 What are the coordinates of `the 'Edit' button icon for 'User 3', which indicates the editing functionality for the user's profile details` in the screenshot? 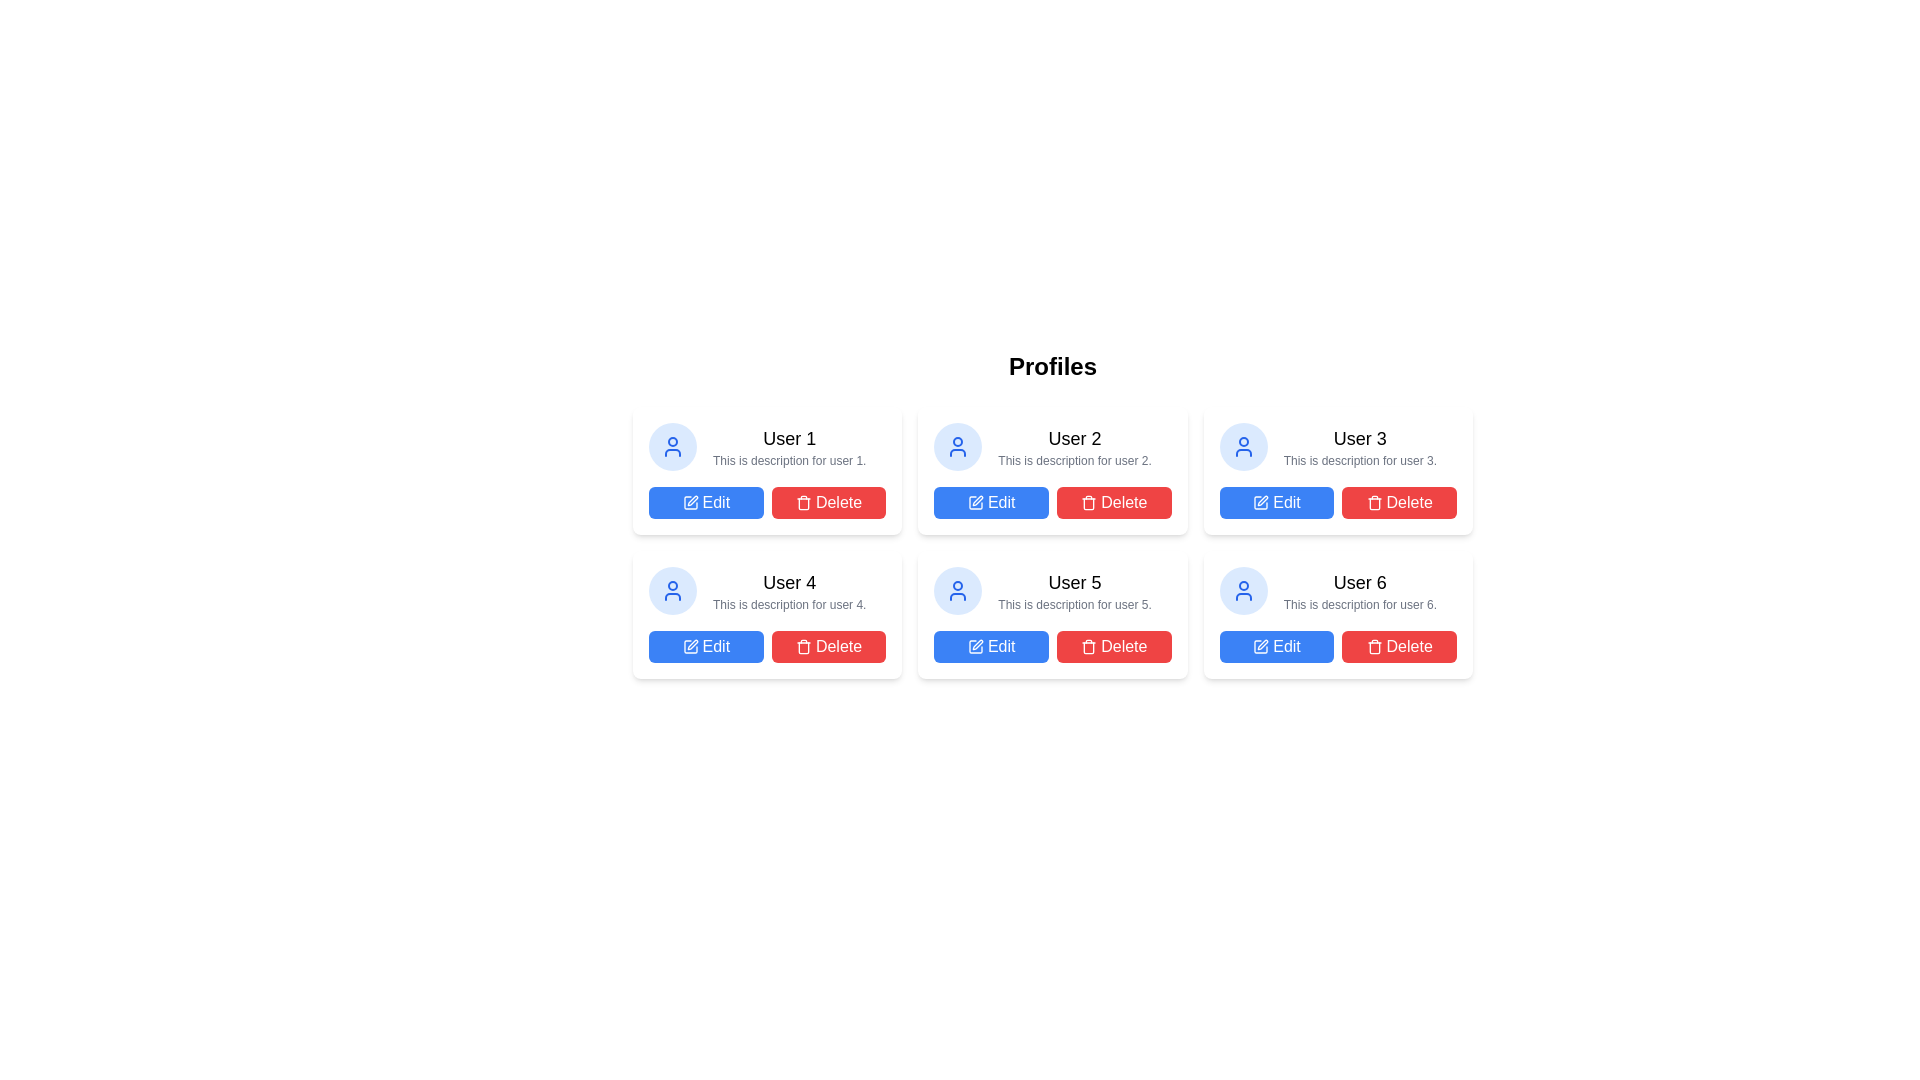 It's located at (1262, 500).